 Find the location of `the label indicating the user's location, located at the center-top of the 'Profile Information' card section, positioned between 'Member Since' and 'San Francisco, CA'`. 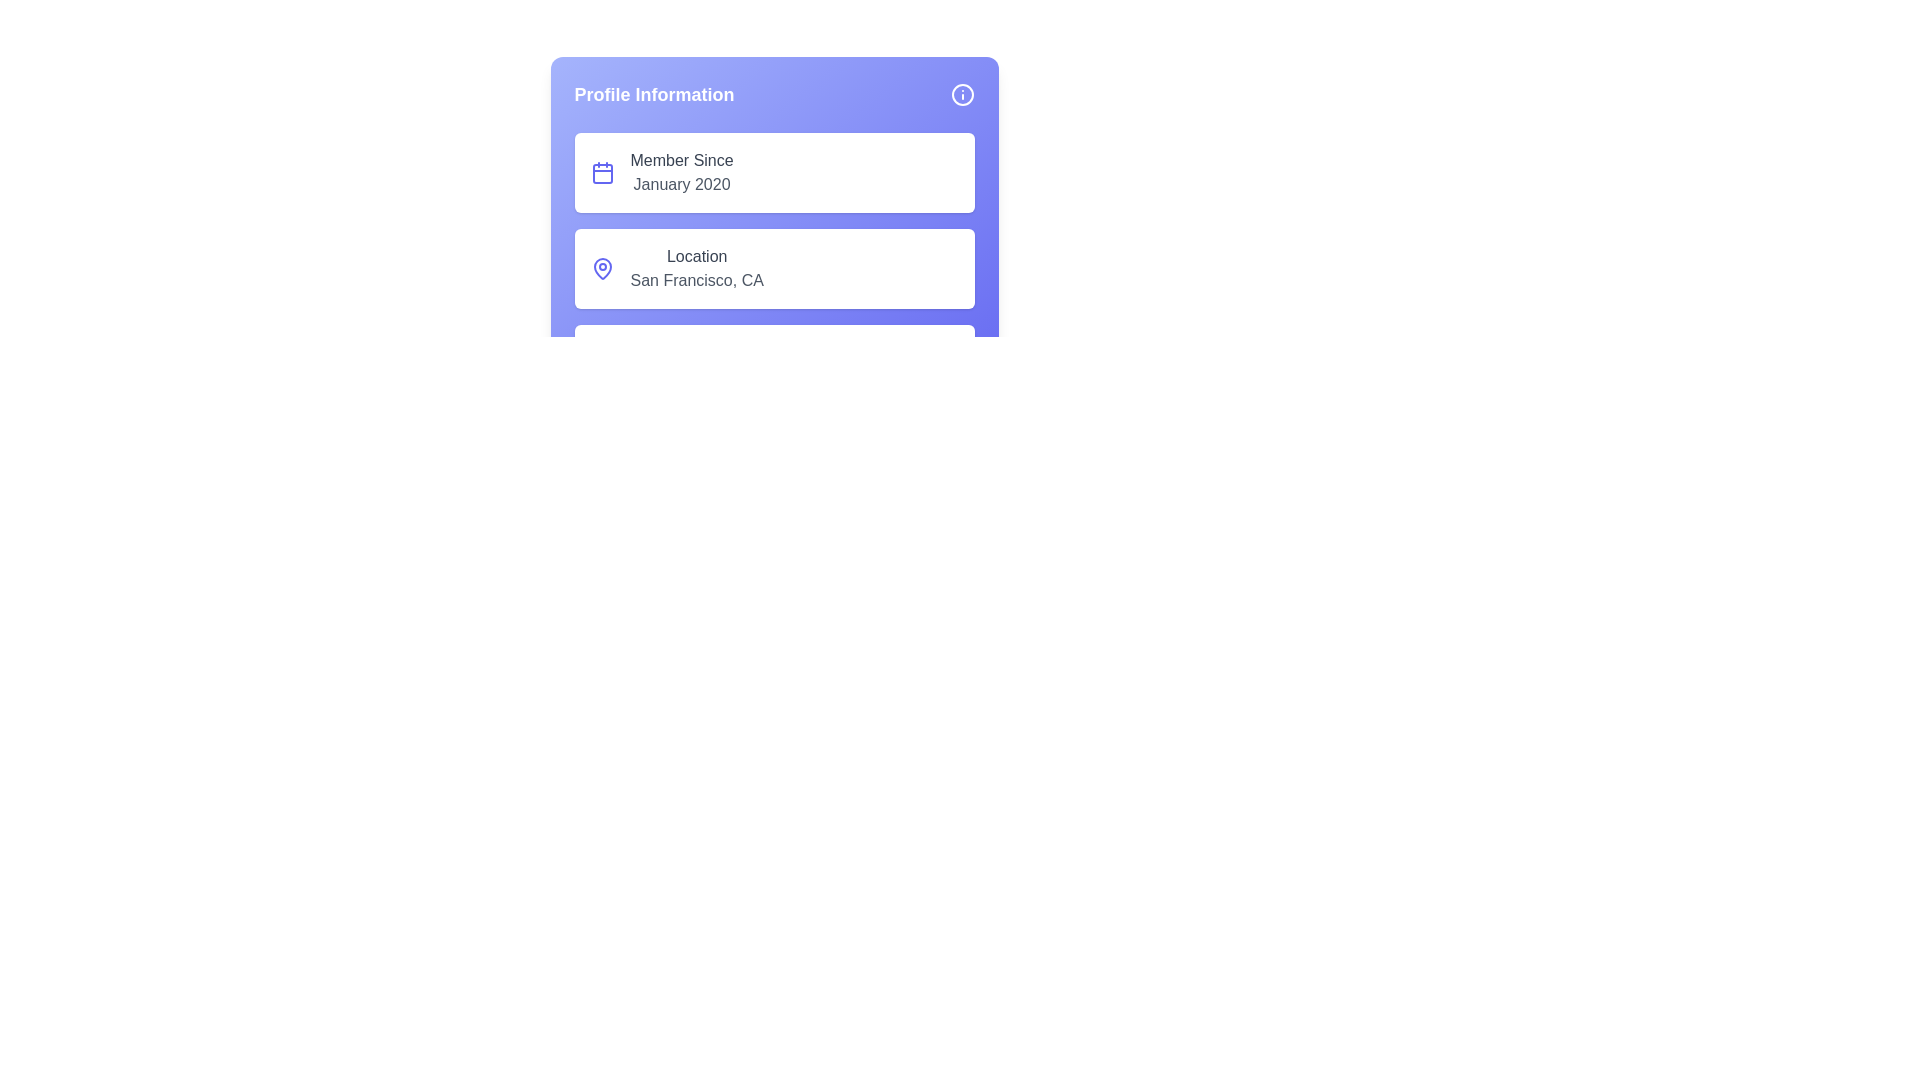

the label indicating the user's location, located at the center-top of the 'Profile Information' card section, positioned between 'Member Since' and 'San Francisco, CA' is located at coordinates (697, 256).